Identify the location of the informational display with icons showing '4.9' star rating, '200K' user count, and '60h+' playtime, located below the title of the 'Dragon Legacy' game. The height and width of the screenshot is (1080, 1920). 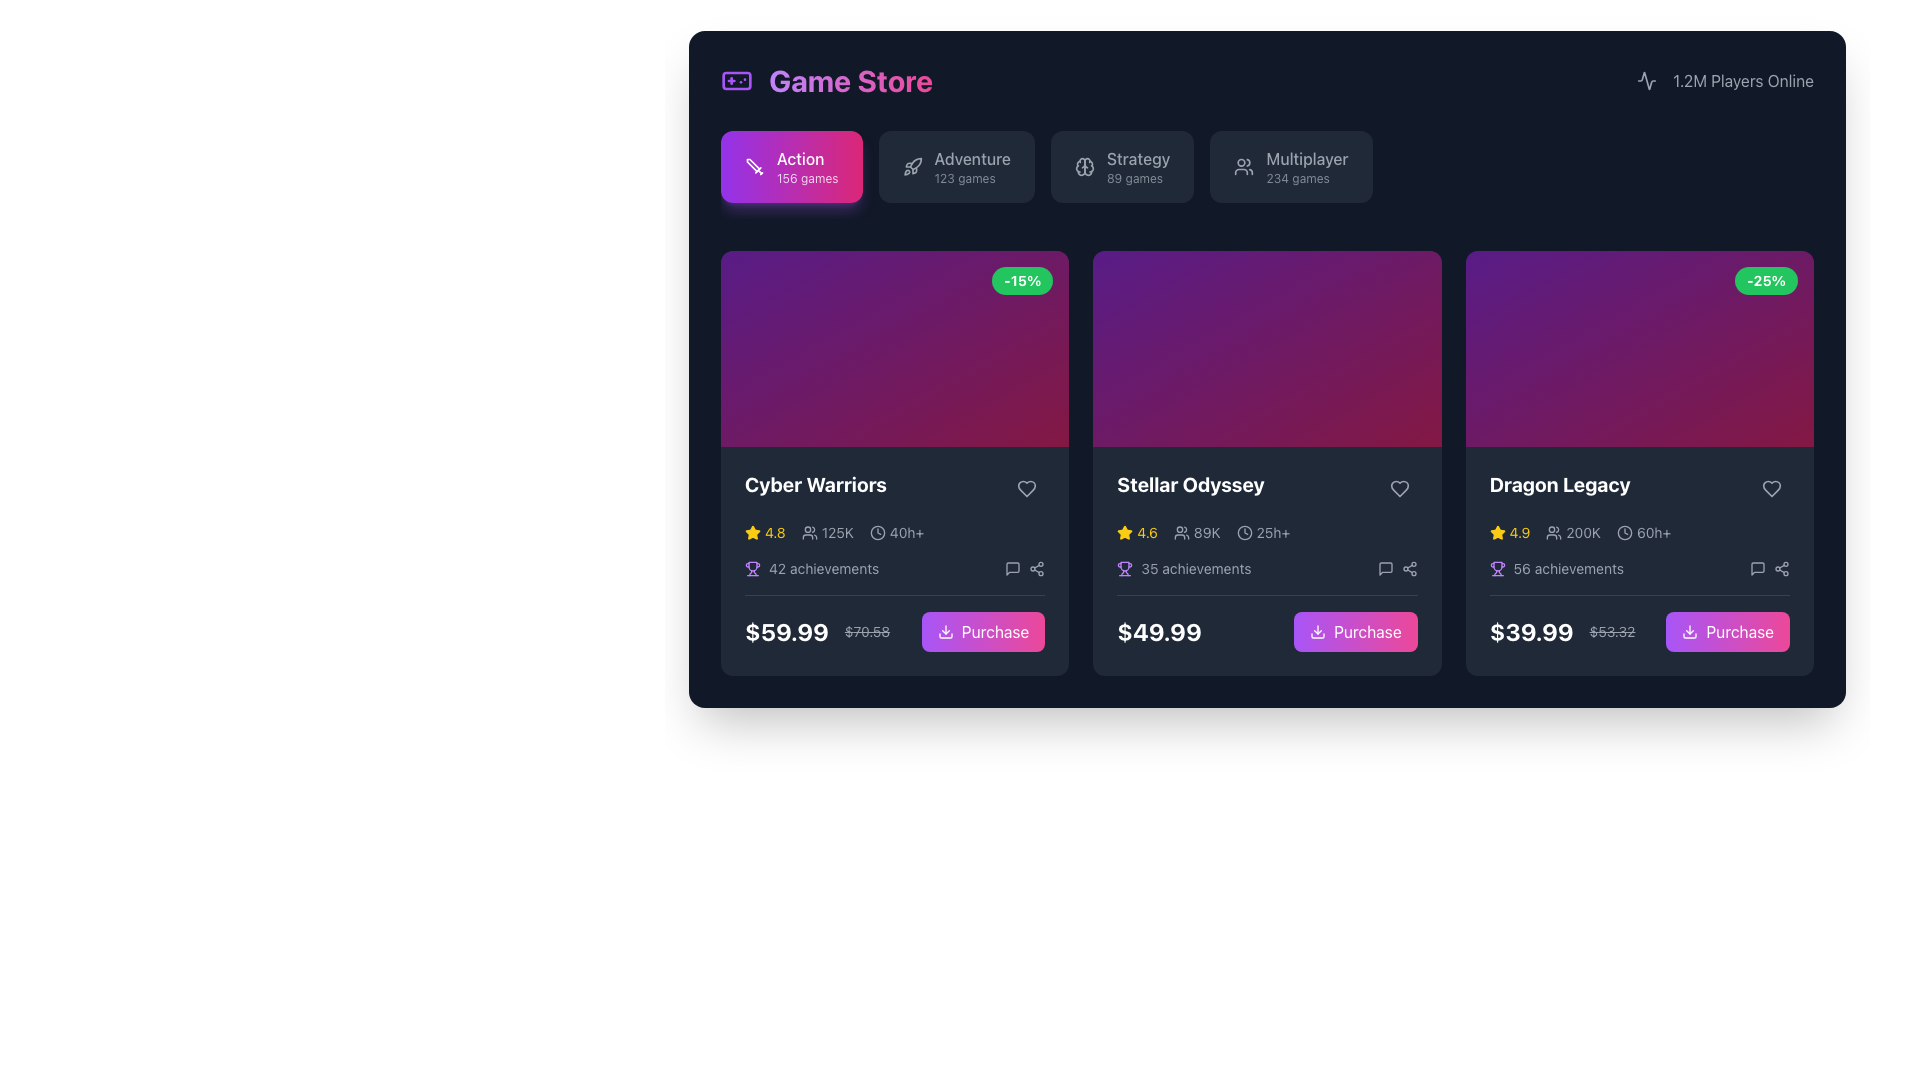
(1639, 531).